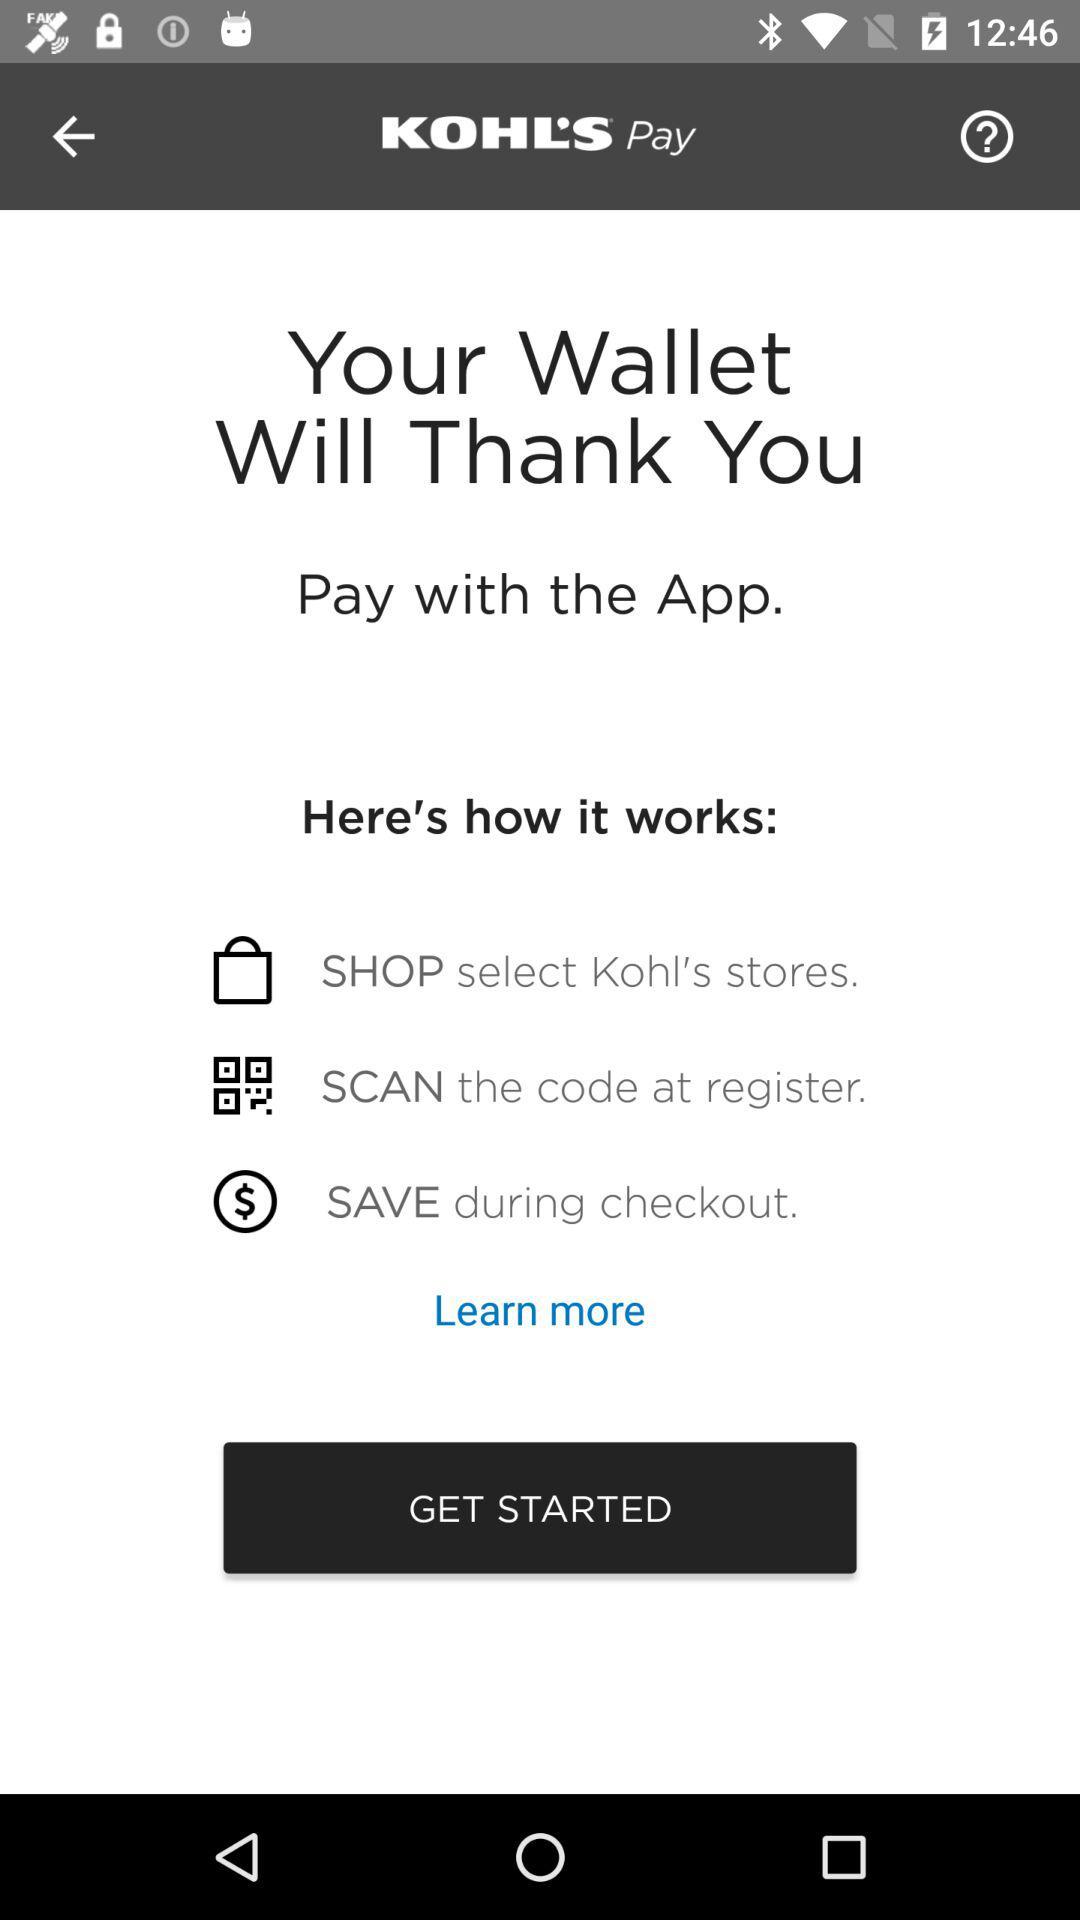  I want to click on the arrow_backward icon, so click(72, 135).